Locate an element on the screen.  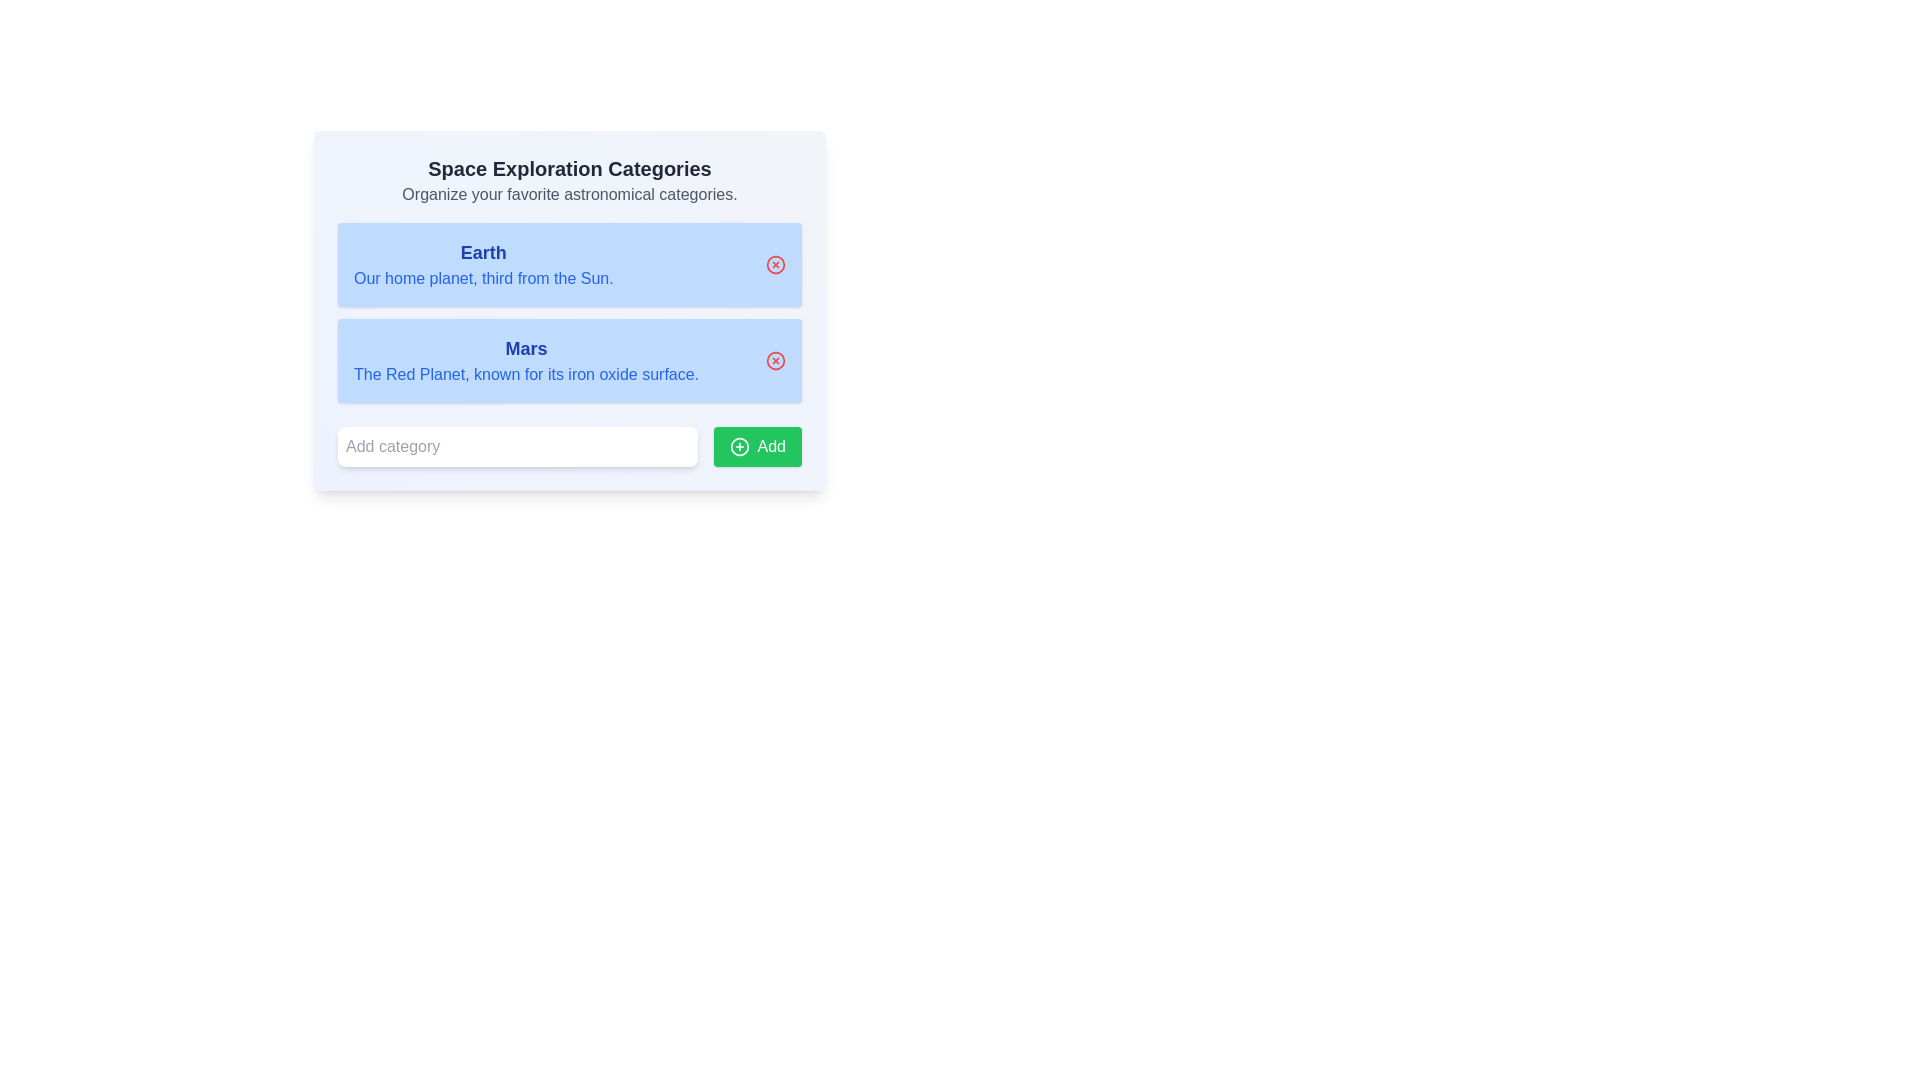
text display element that shows 'Organize your favorite astronomical categories.' which is located directly beneath the heading 'Space Exploration Categories.' is located at coordinates (569, 195).